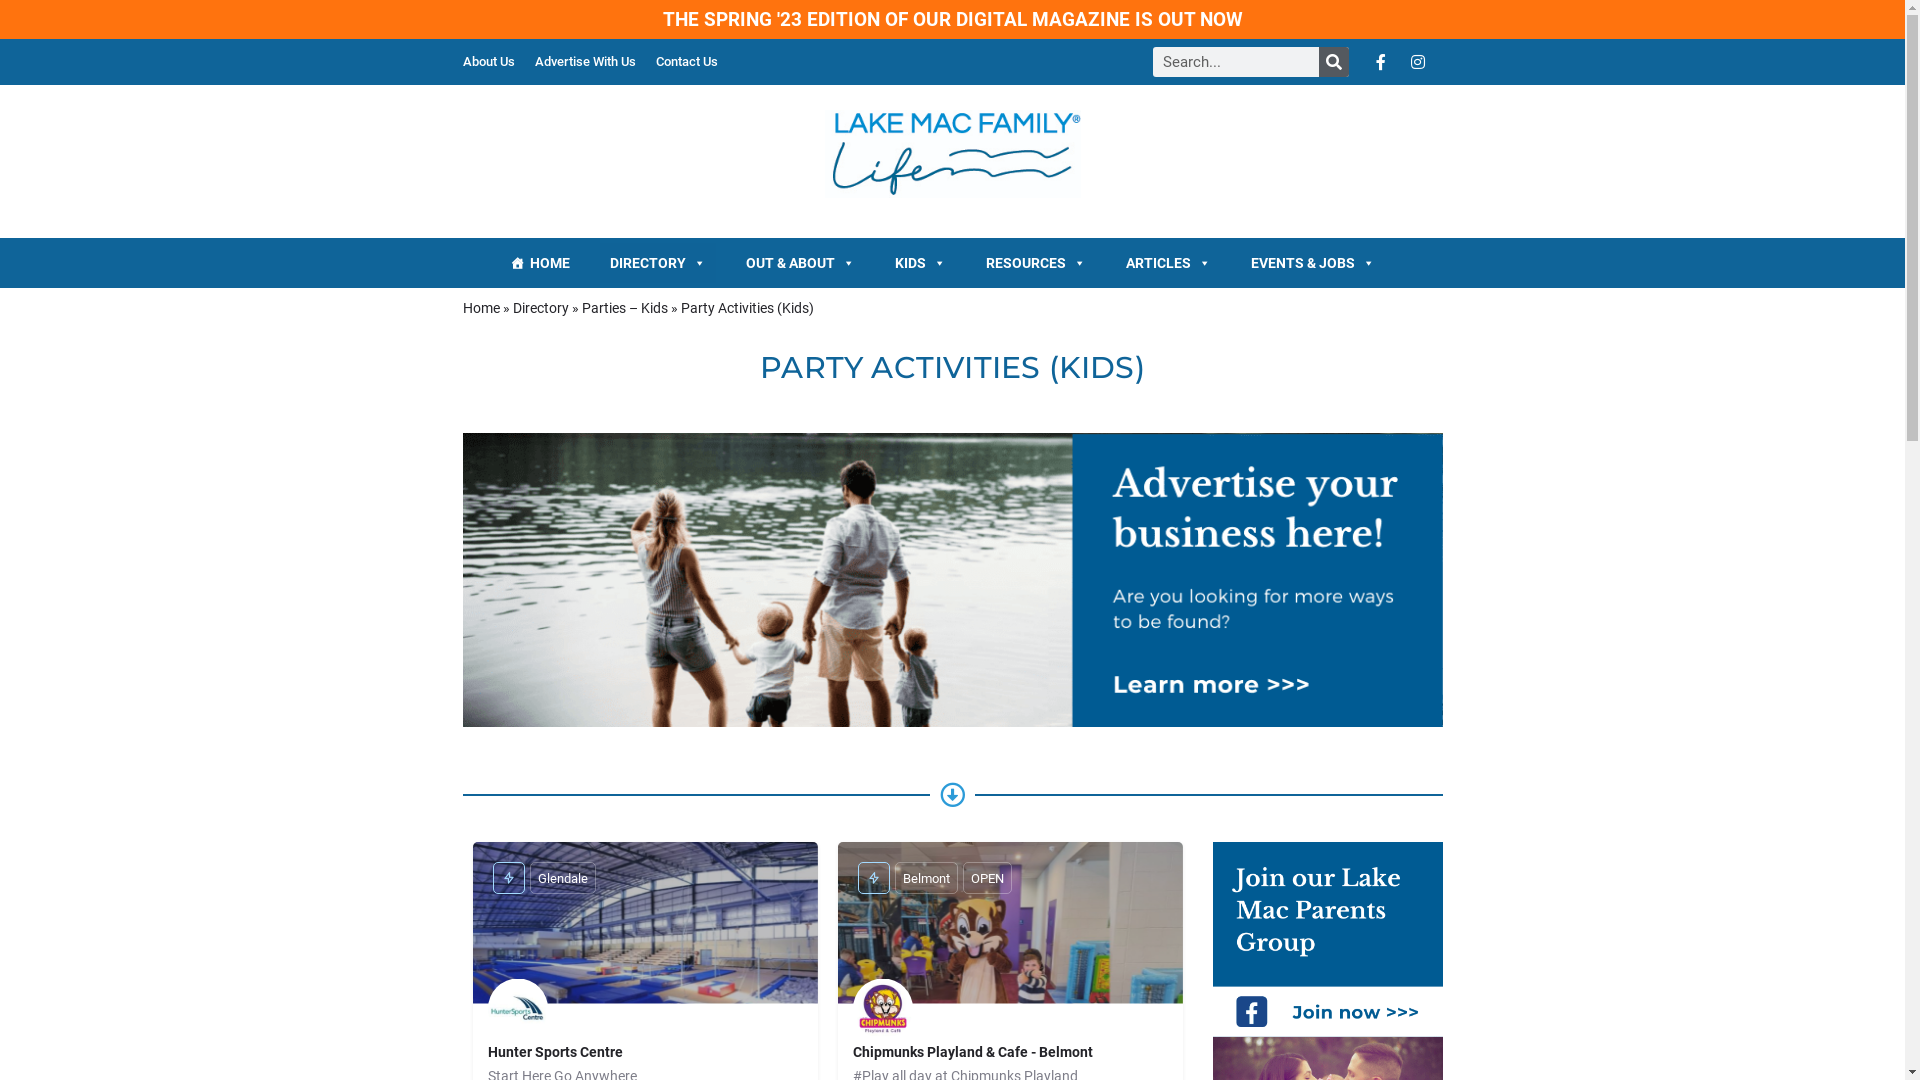 Image resolution: width=1920 pixels, height=1080 pixels. What do you see at coordinates (1036, 261) in the screenshot?
I see `'RESOURCES'` at bounding box center [1036, 261].